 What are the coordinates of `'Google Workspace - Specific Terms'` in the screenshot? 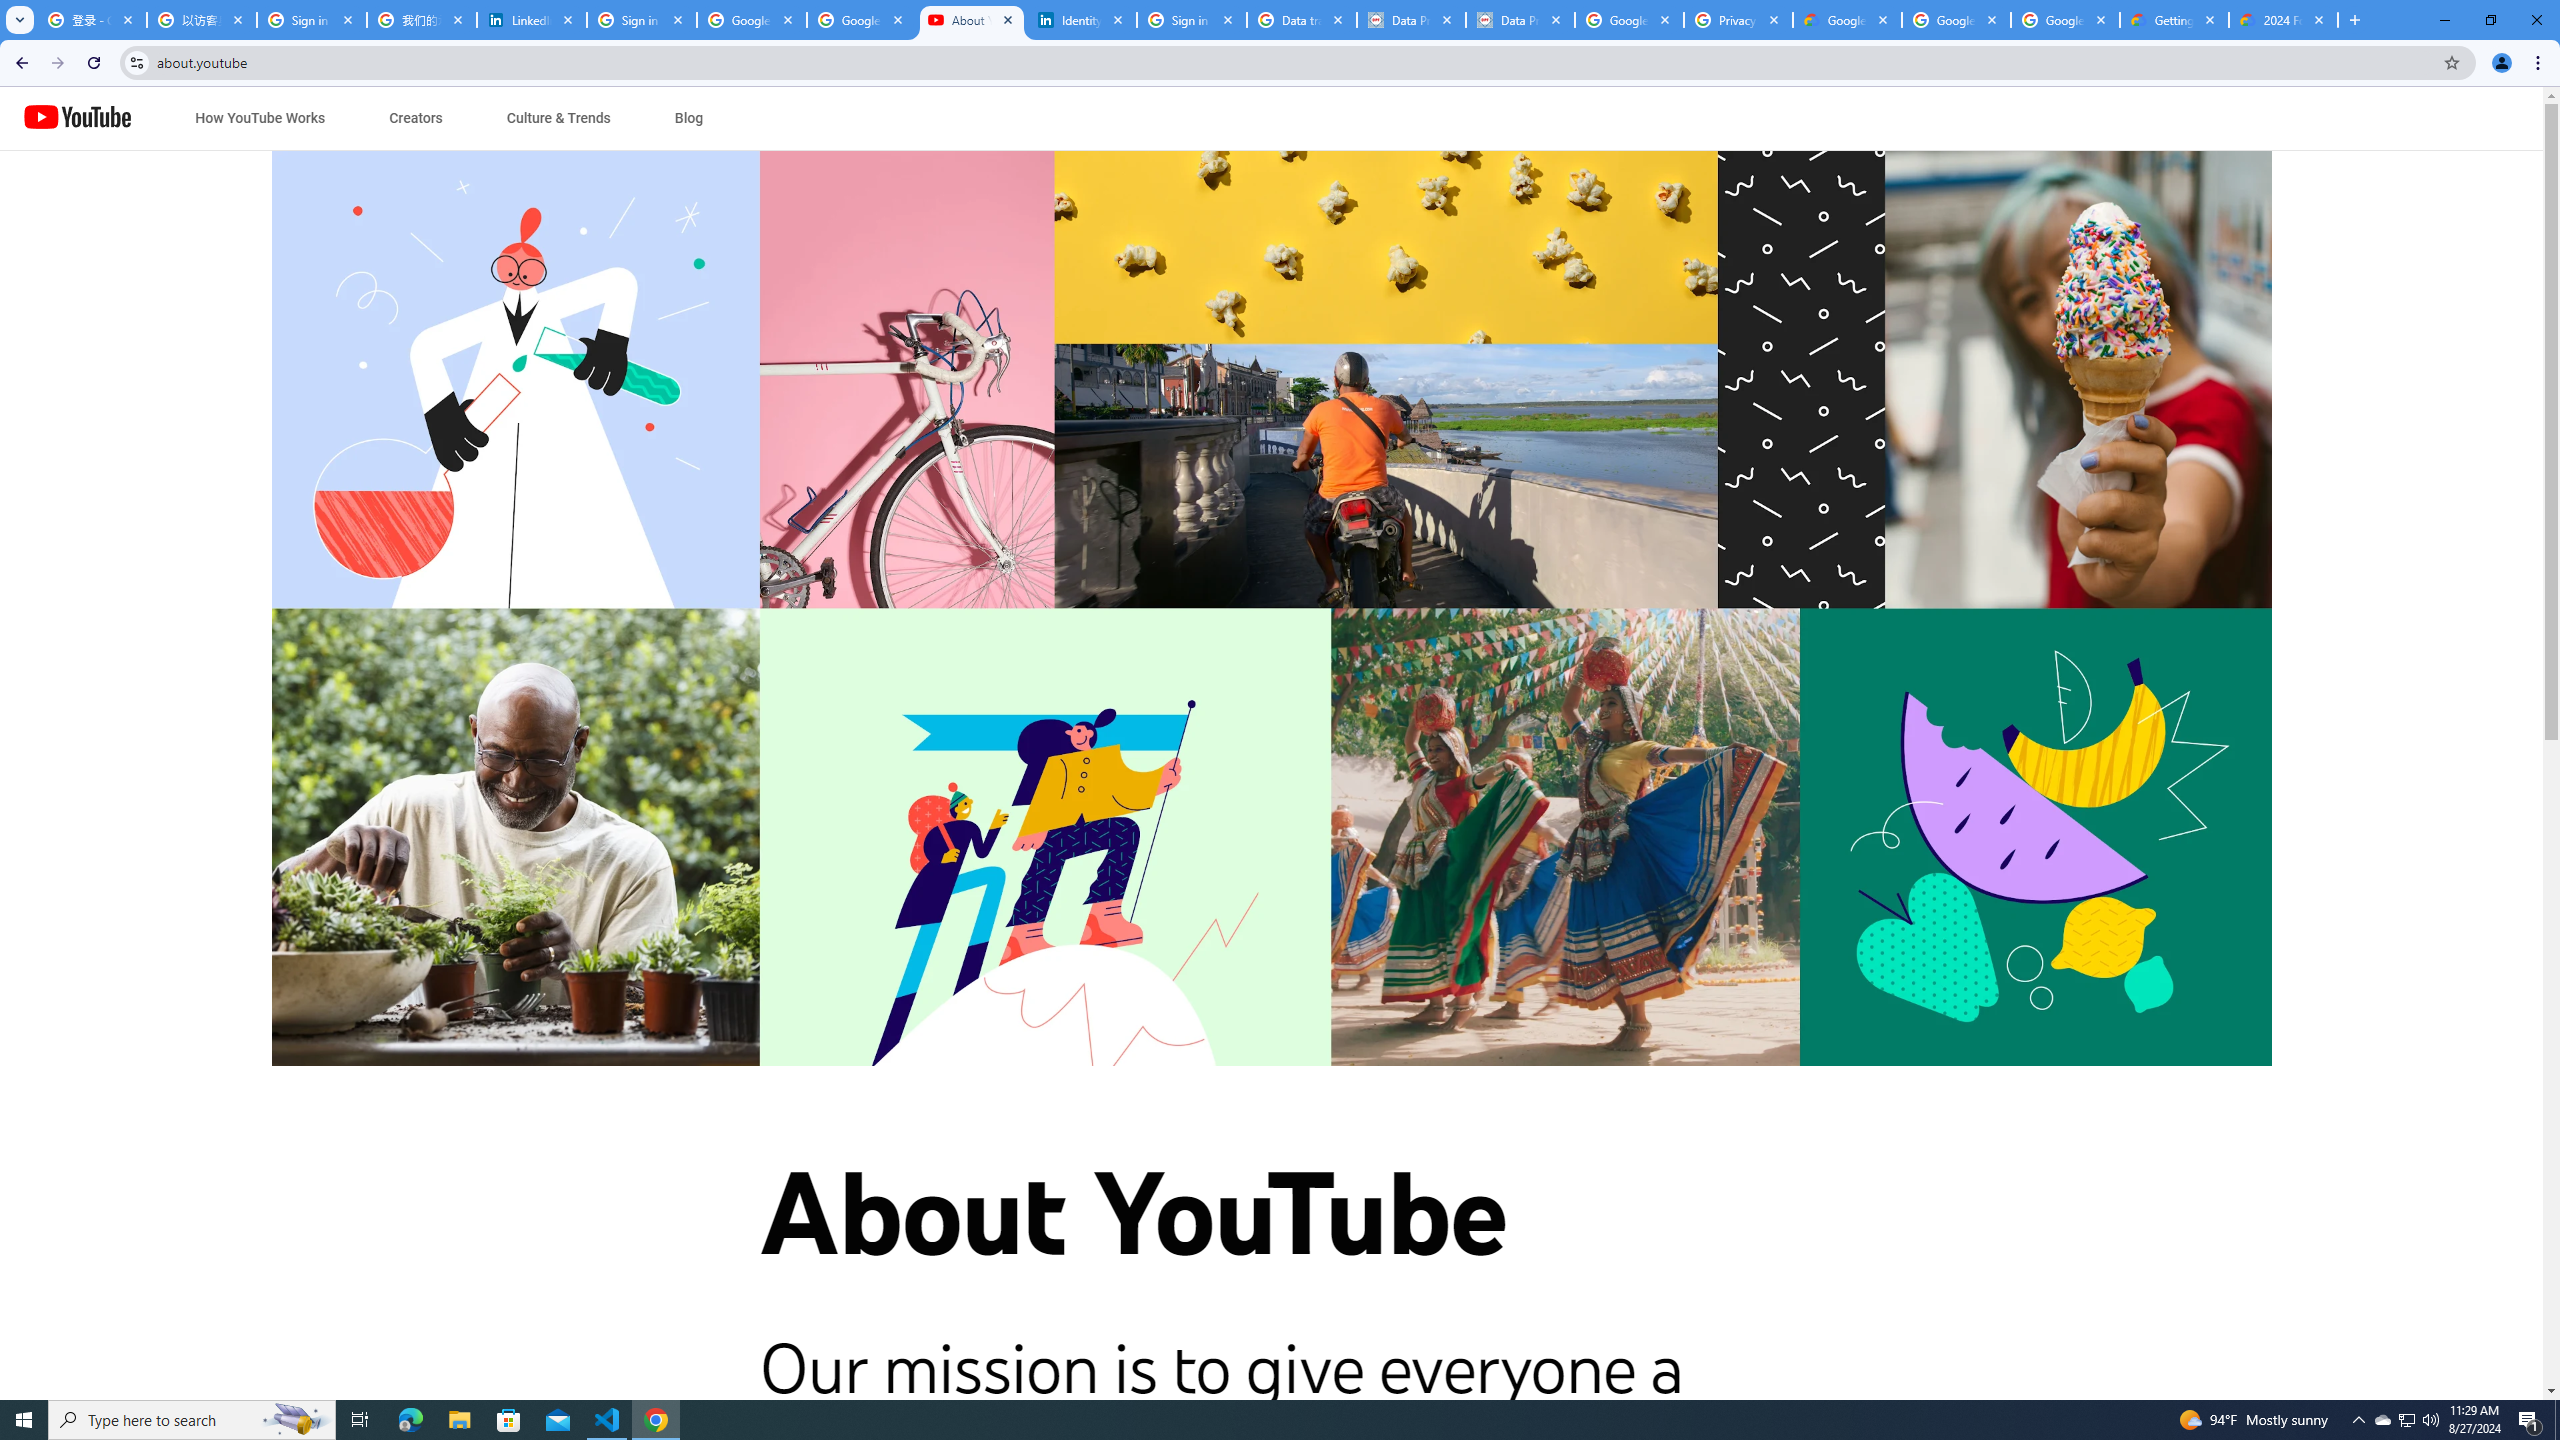 It's located at (2064, 19).